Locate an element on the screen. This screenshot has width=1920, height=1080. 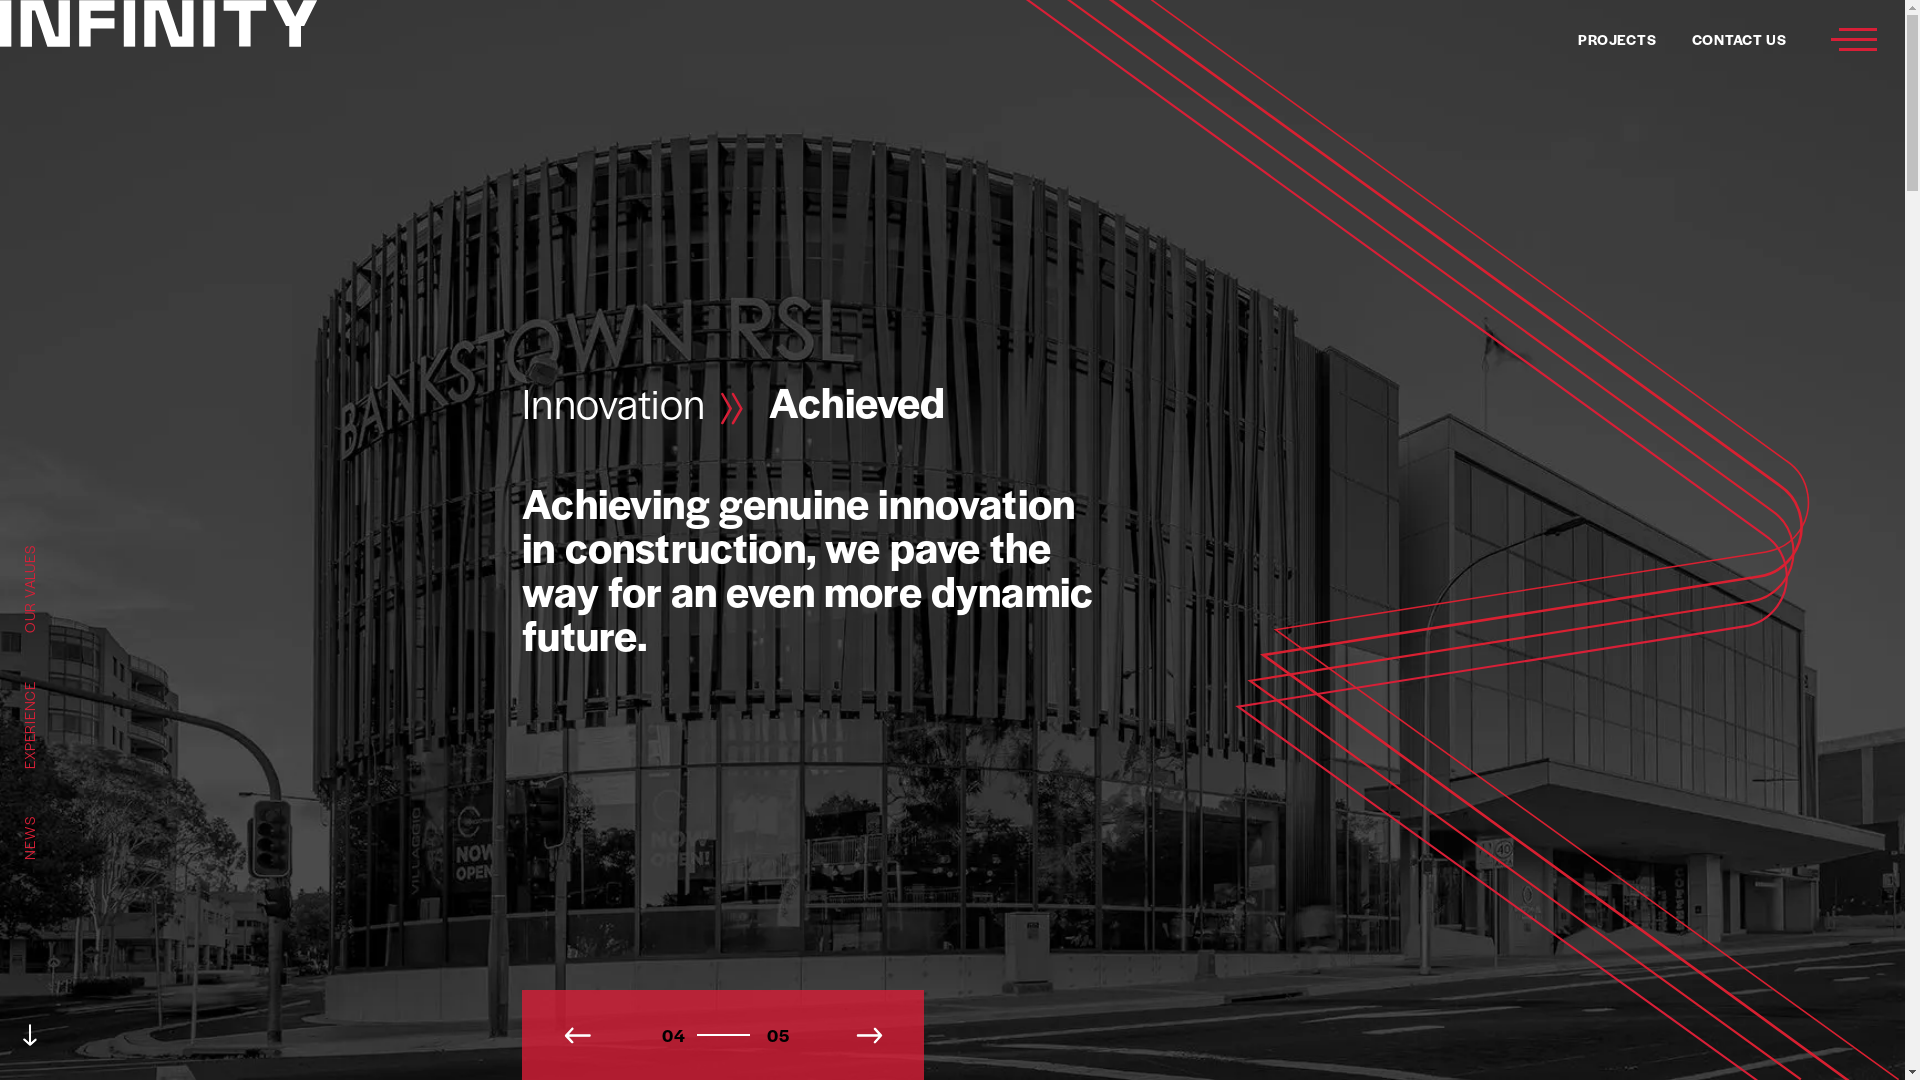
'EXPERIENCE' is located at coordinates (70, 683).